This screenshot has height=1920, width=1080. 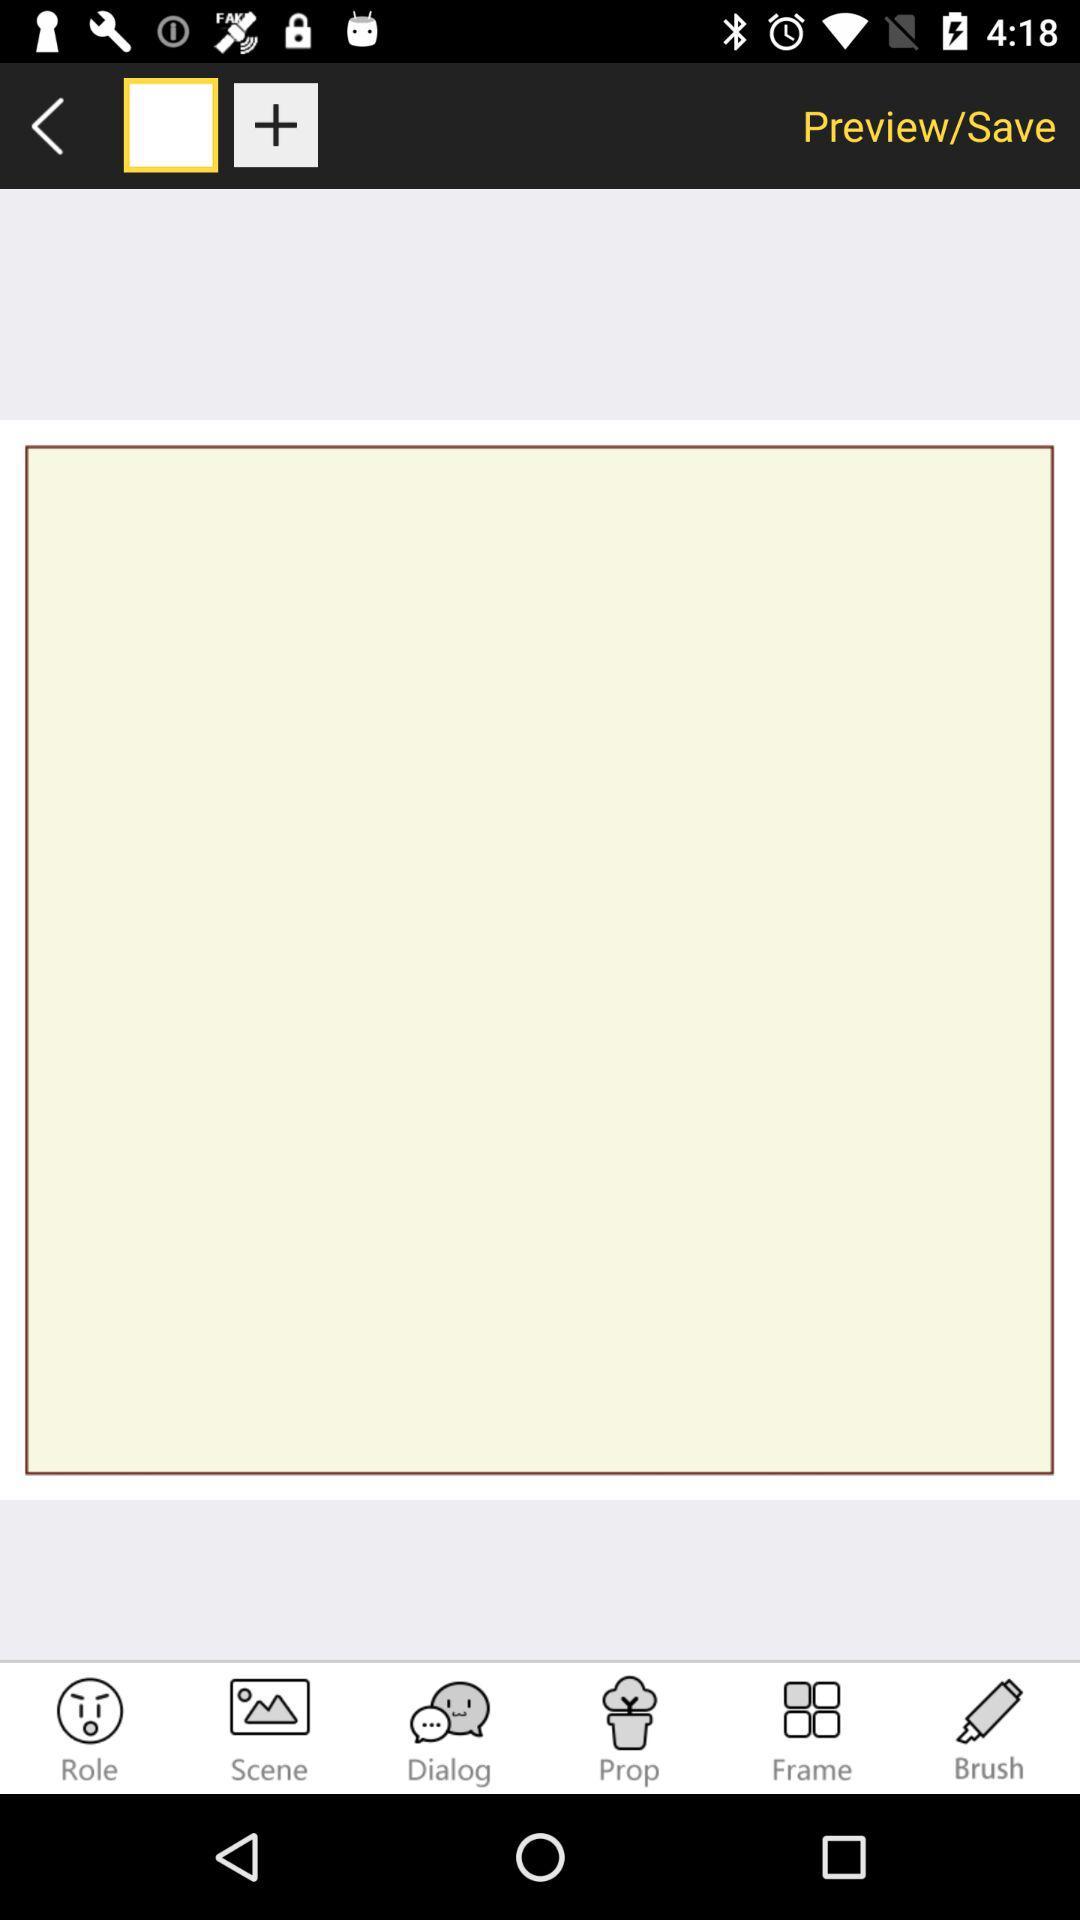 What do you see at coordinates (88, 1730) in the screenshot?
I see `the emoji icon` at bounding box center [88, 1730].